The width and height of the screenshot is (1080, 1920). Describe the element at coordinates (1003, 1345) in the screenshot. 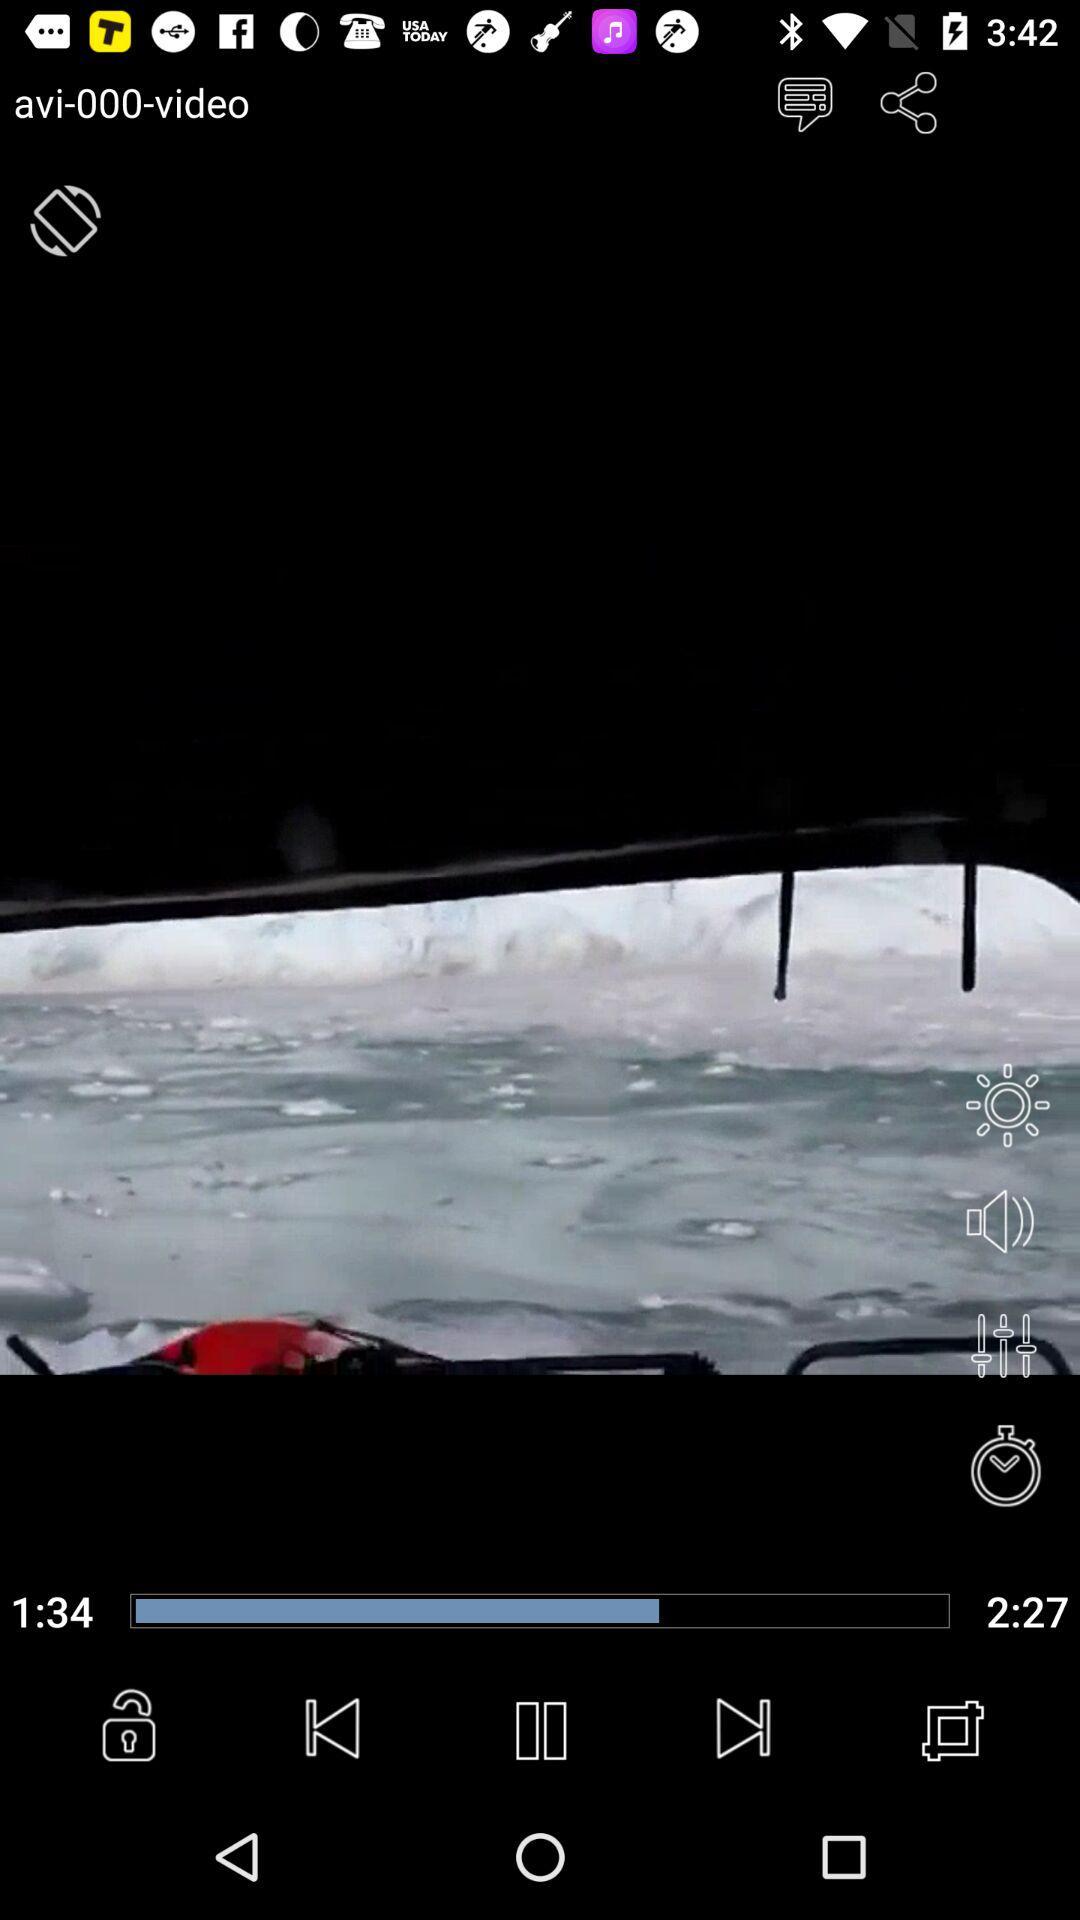

I see `menu button` at that location.